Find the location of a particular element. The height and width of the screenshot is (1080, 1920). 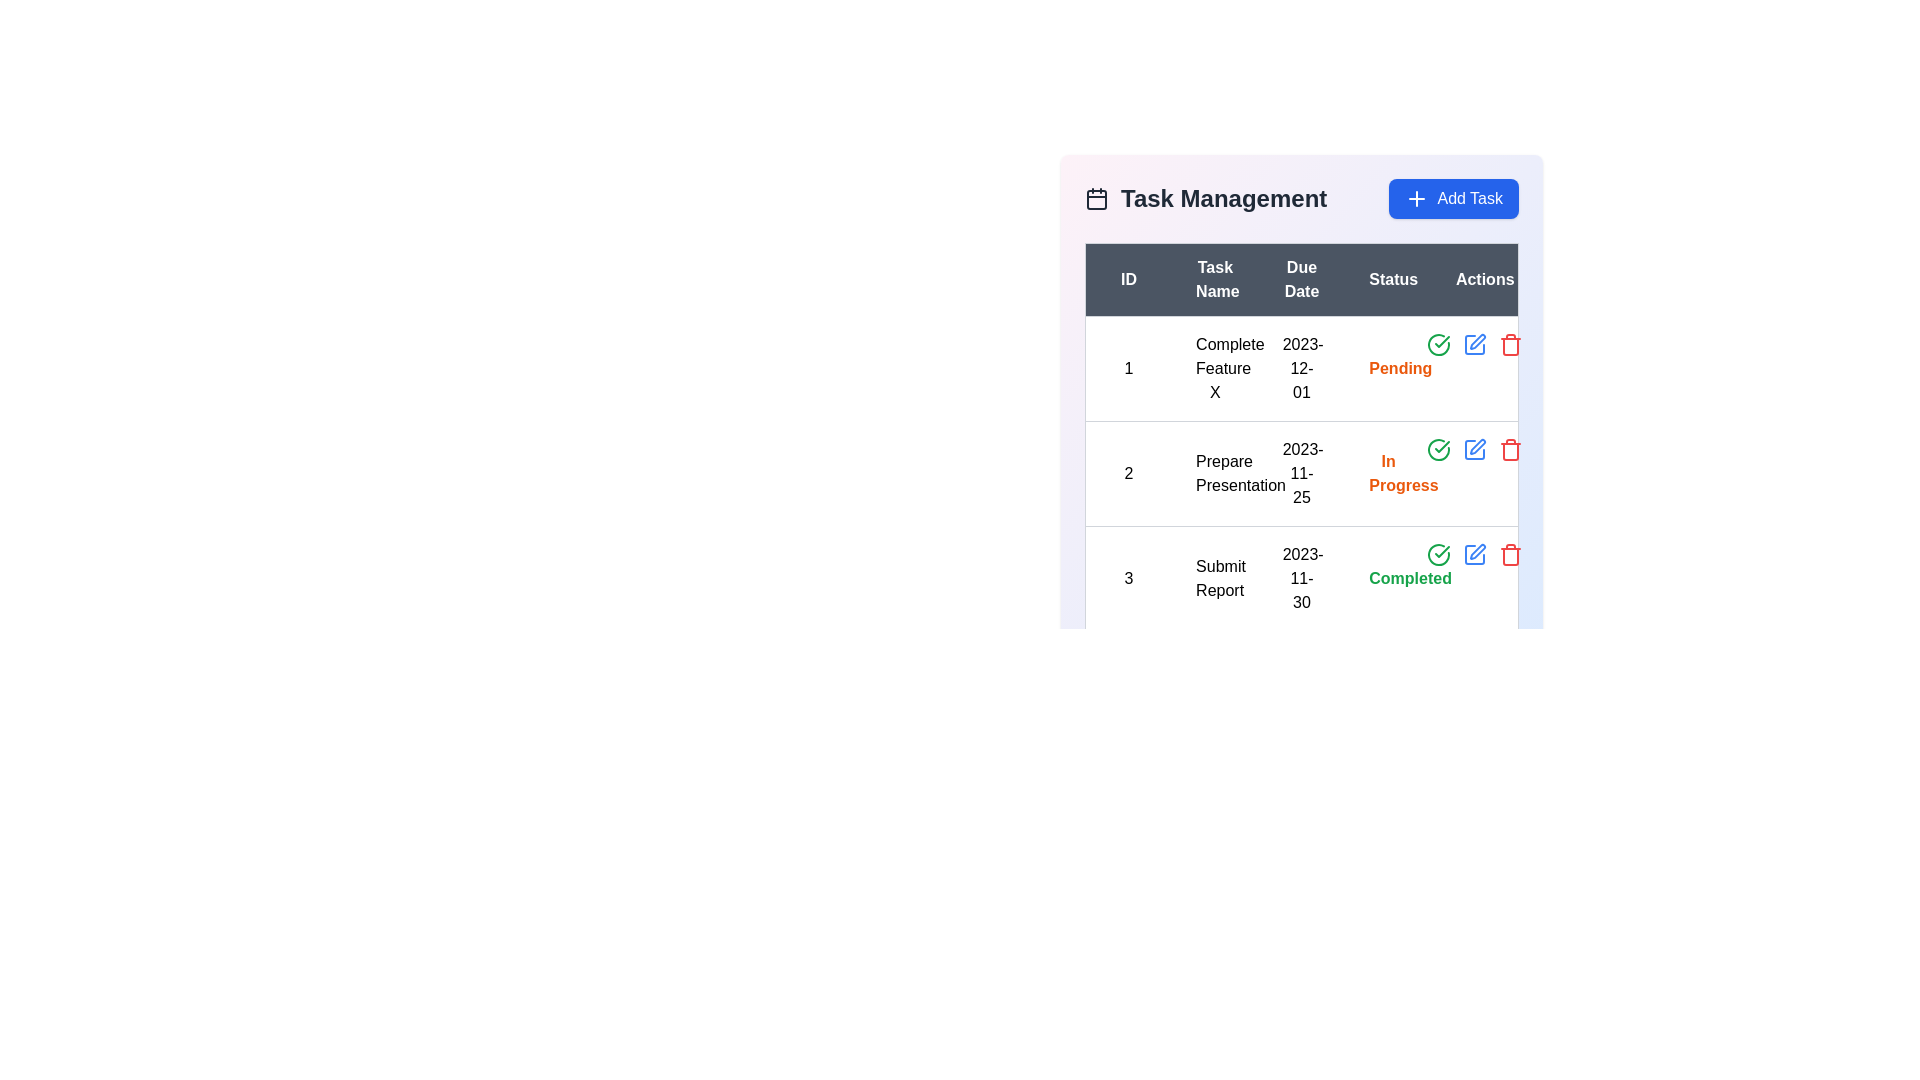

the static text element that displays the unique numeric identifier for the corresponding task row in the table, located in the first column of the second row under the 'ID' header is located at coordinates (1128, 474).